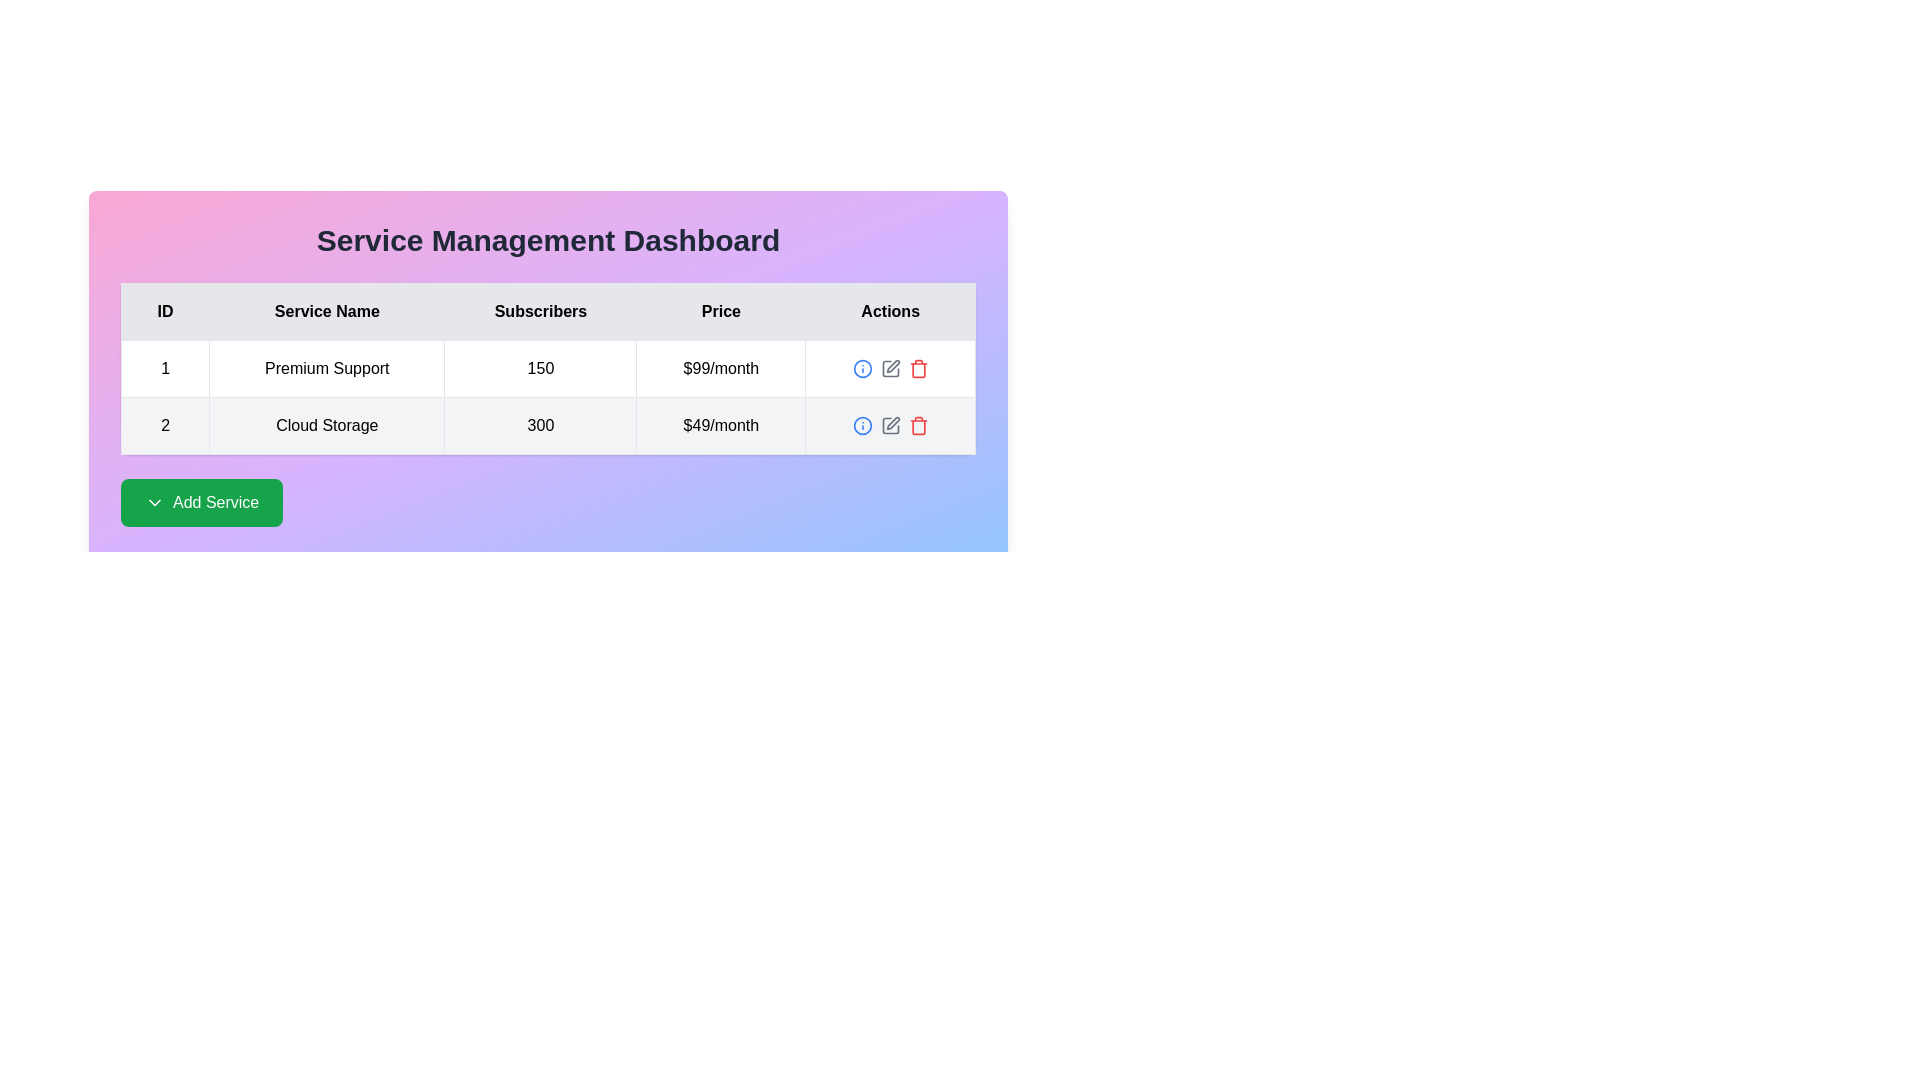  Describe the element at coordinates (153, 501) in the screenshot. I see `the Downward chevron icon of the 'Add Service' button` at that location.